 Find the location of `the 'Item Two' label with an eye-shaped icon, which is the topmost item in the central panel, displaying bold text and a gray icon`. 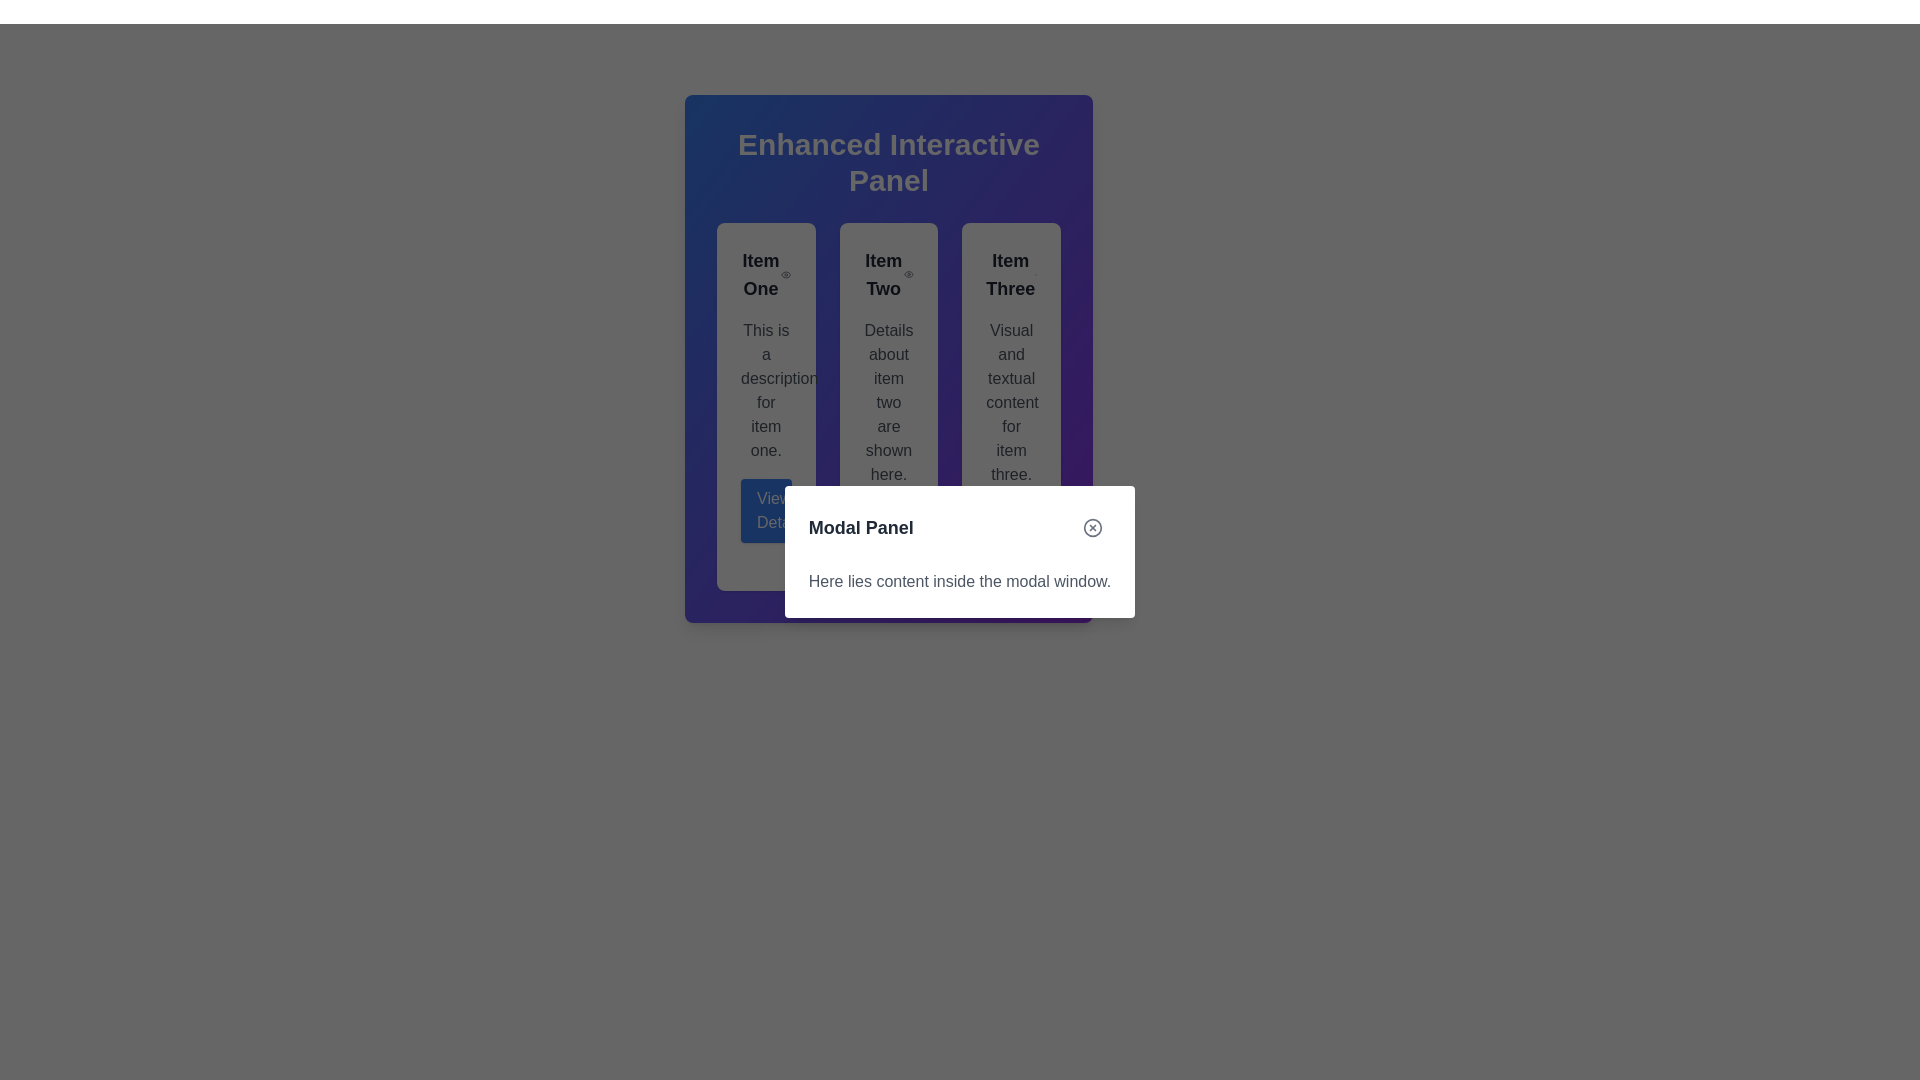

the 'Item Two' label with an eye-shaped icon, which is the topmost item in the central panel, displaying bold text and a gray icon is located at coordinates (887, 274).